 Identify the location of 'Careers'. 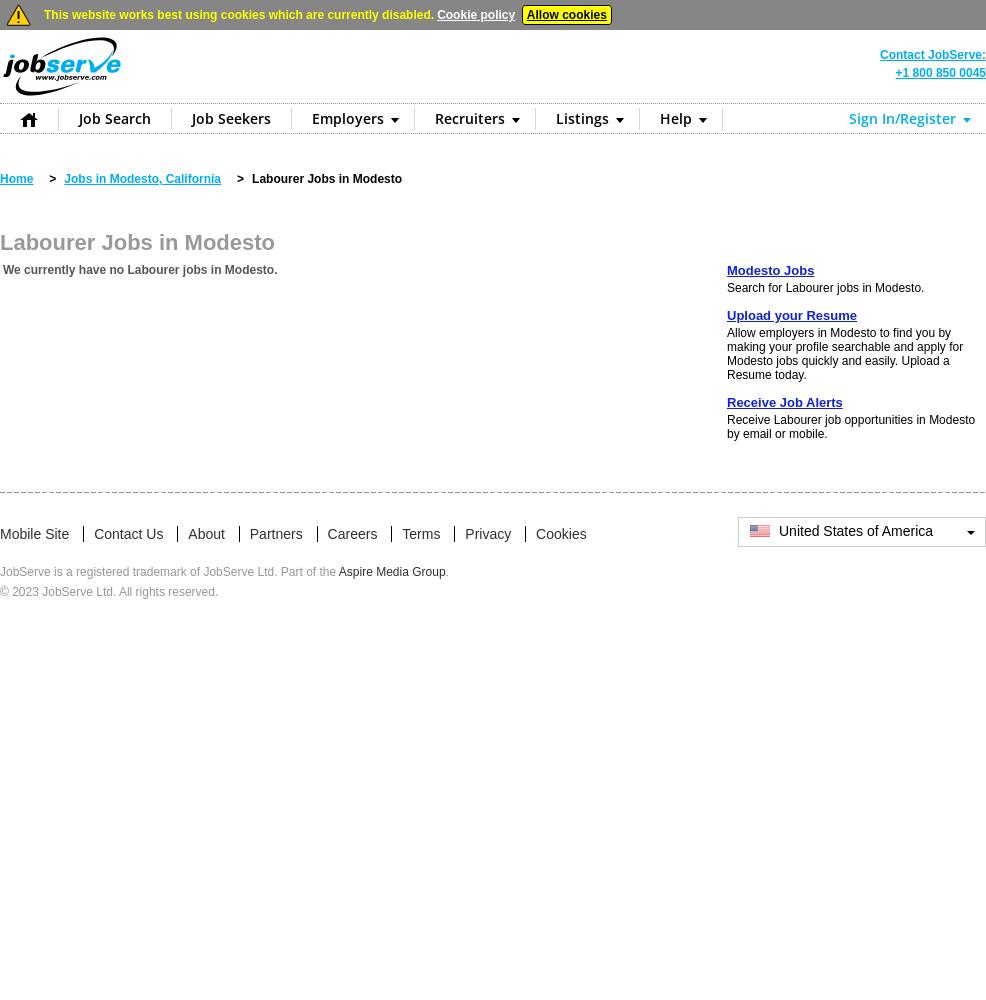
(326, 534).